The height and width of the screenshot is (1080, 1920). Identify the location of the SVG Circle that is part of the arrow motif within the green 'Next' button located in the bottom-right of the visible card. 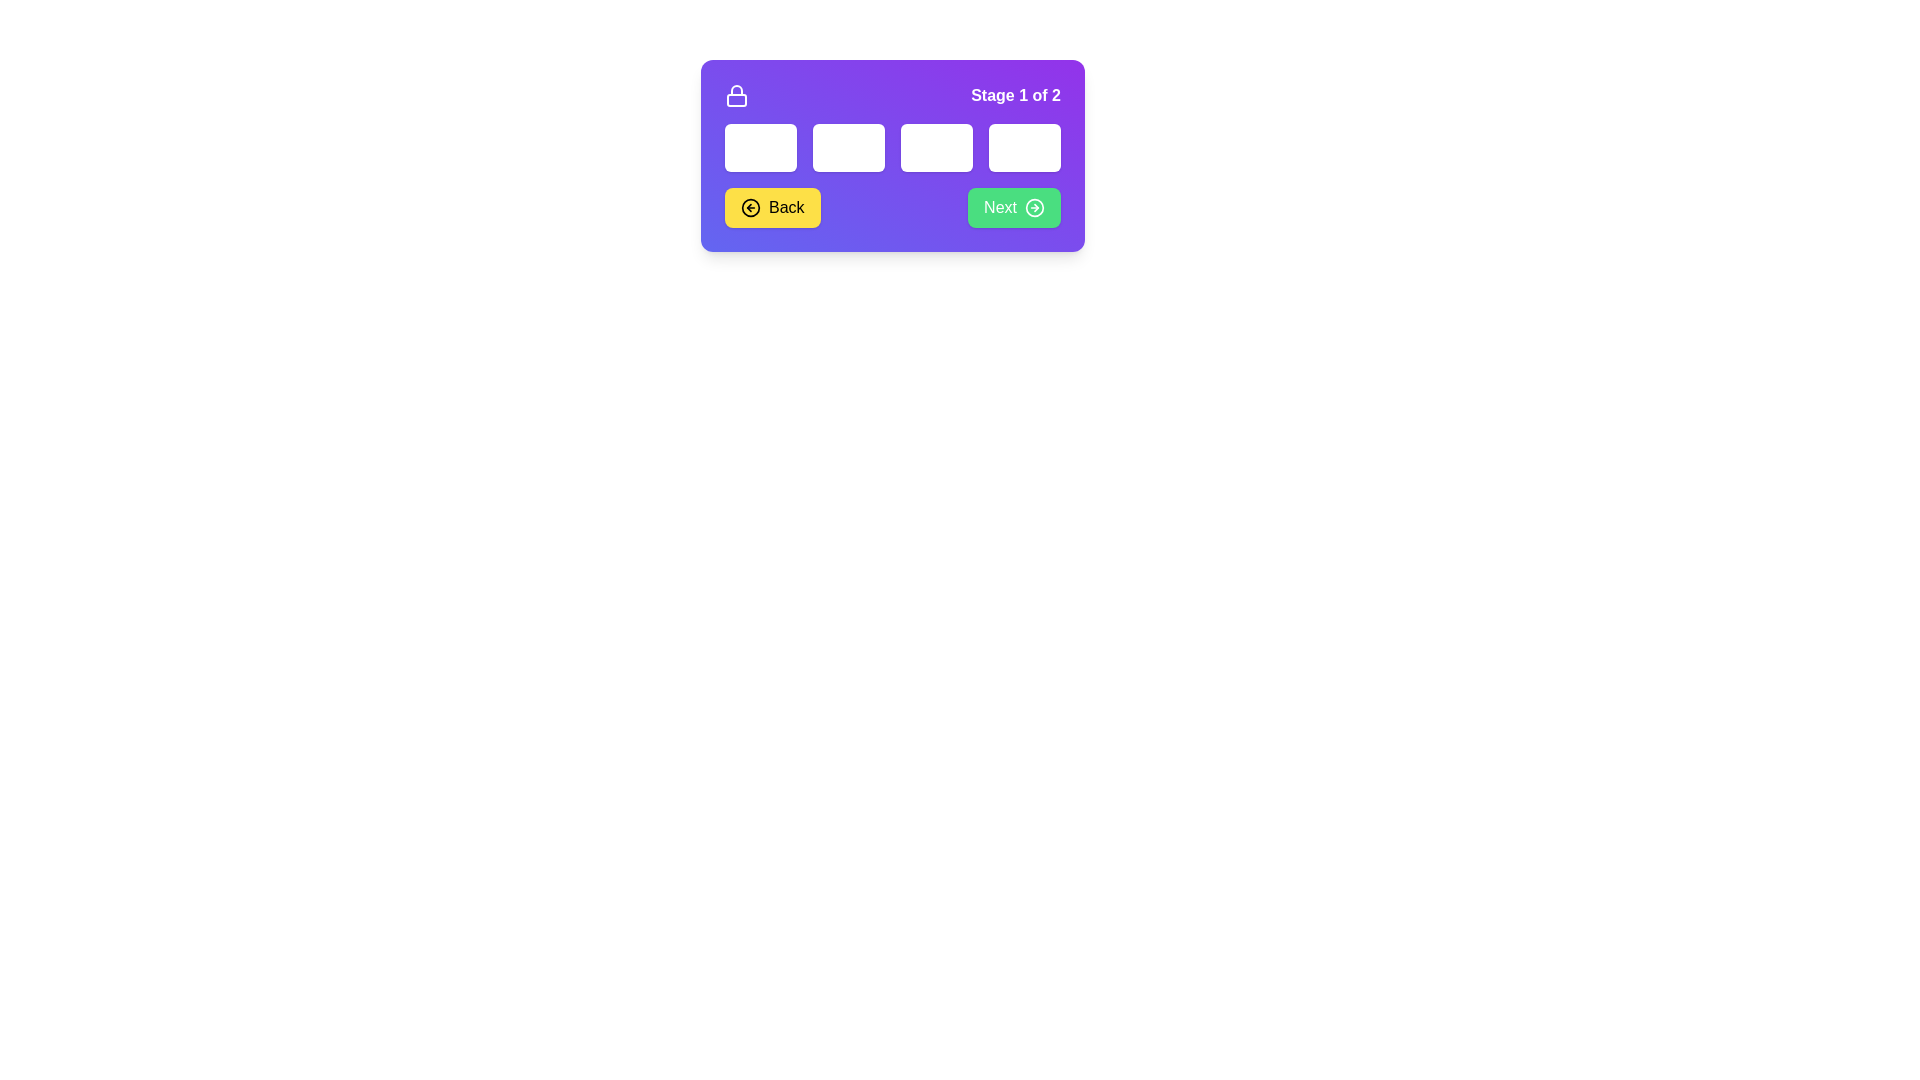
(1035, 208).